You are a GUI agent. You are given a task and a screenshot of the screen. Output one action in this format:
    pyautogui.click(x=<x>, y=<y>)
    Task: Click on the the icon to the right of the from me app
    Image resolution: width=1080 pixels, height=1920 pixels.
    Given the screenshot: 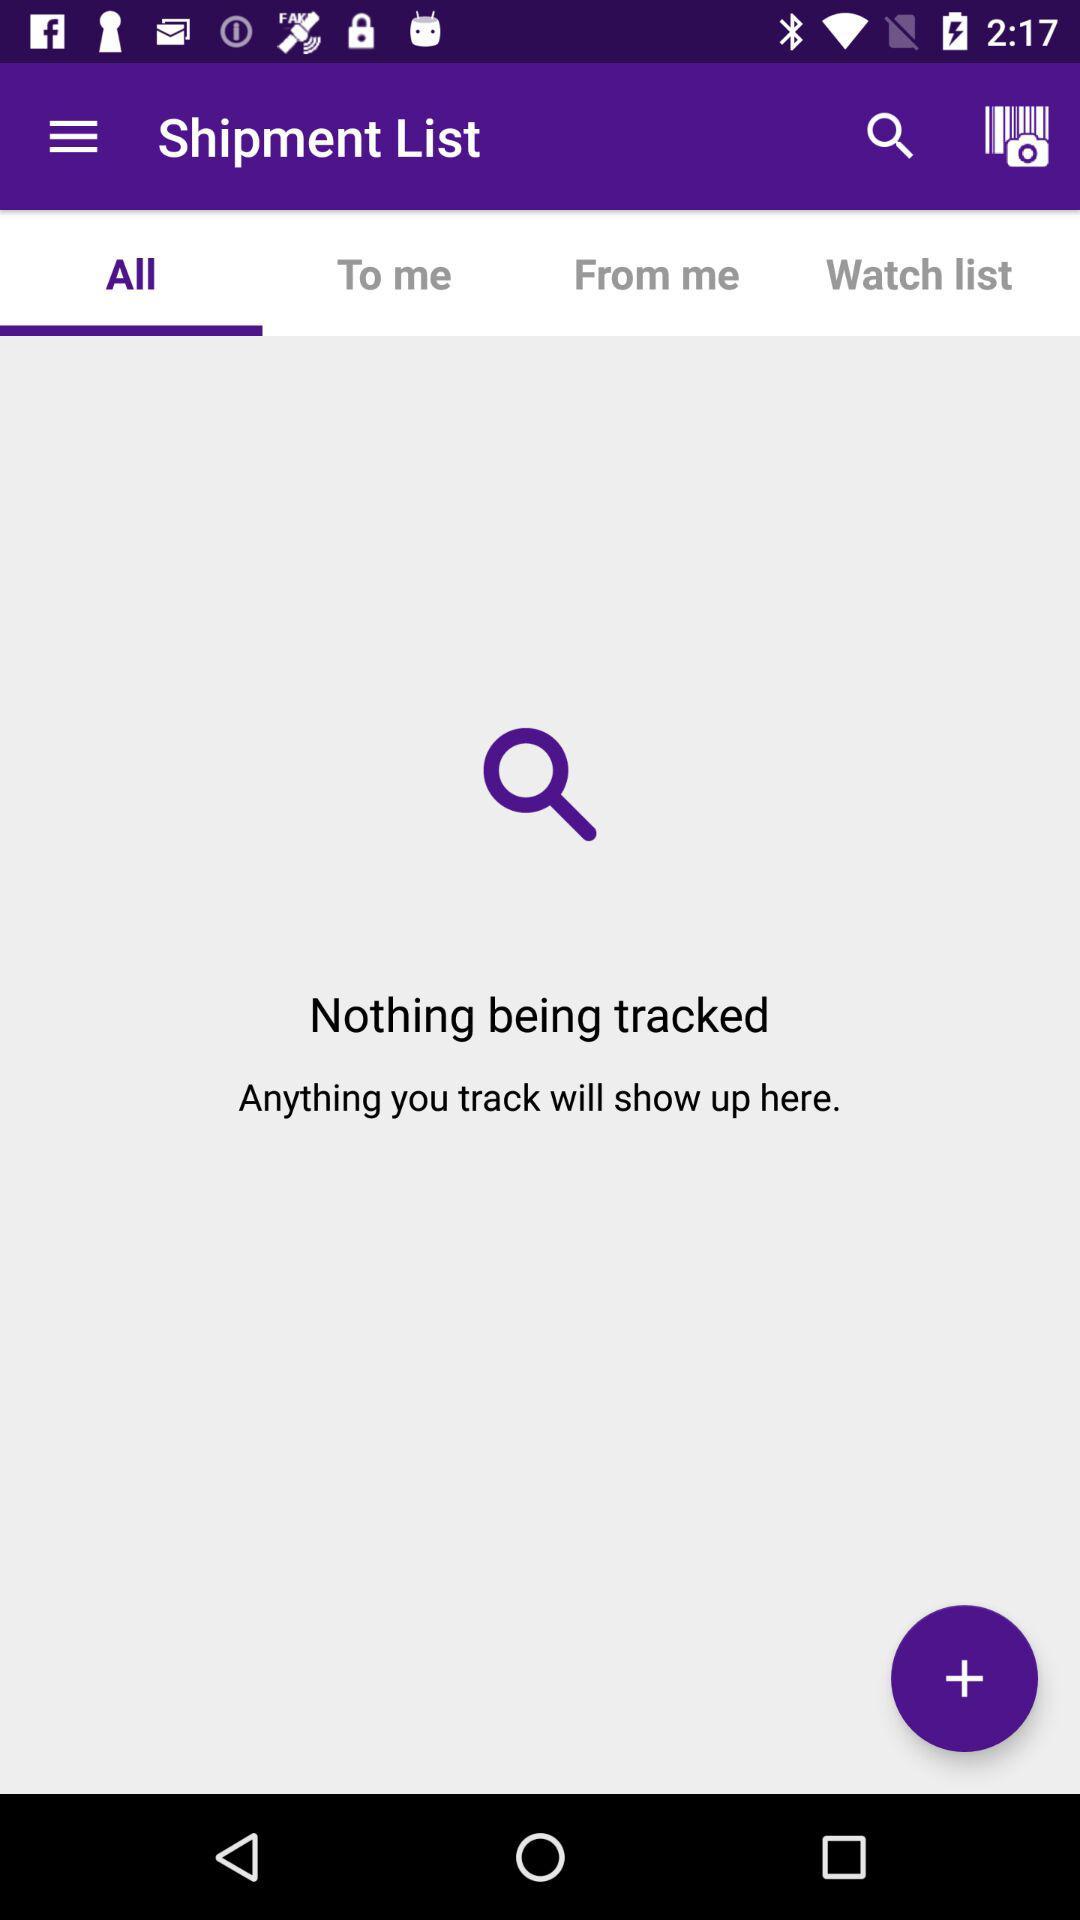 What is the action you would take?
    pyautogui.click(x=918, y=272)
    